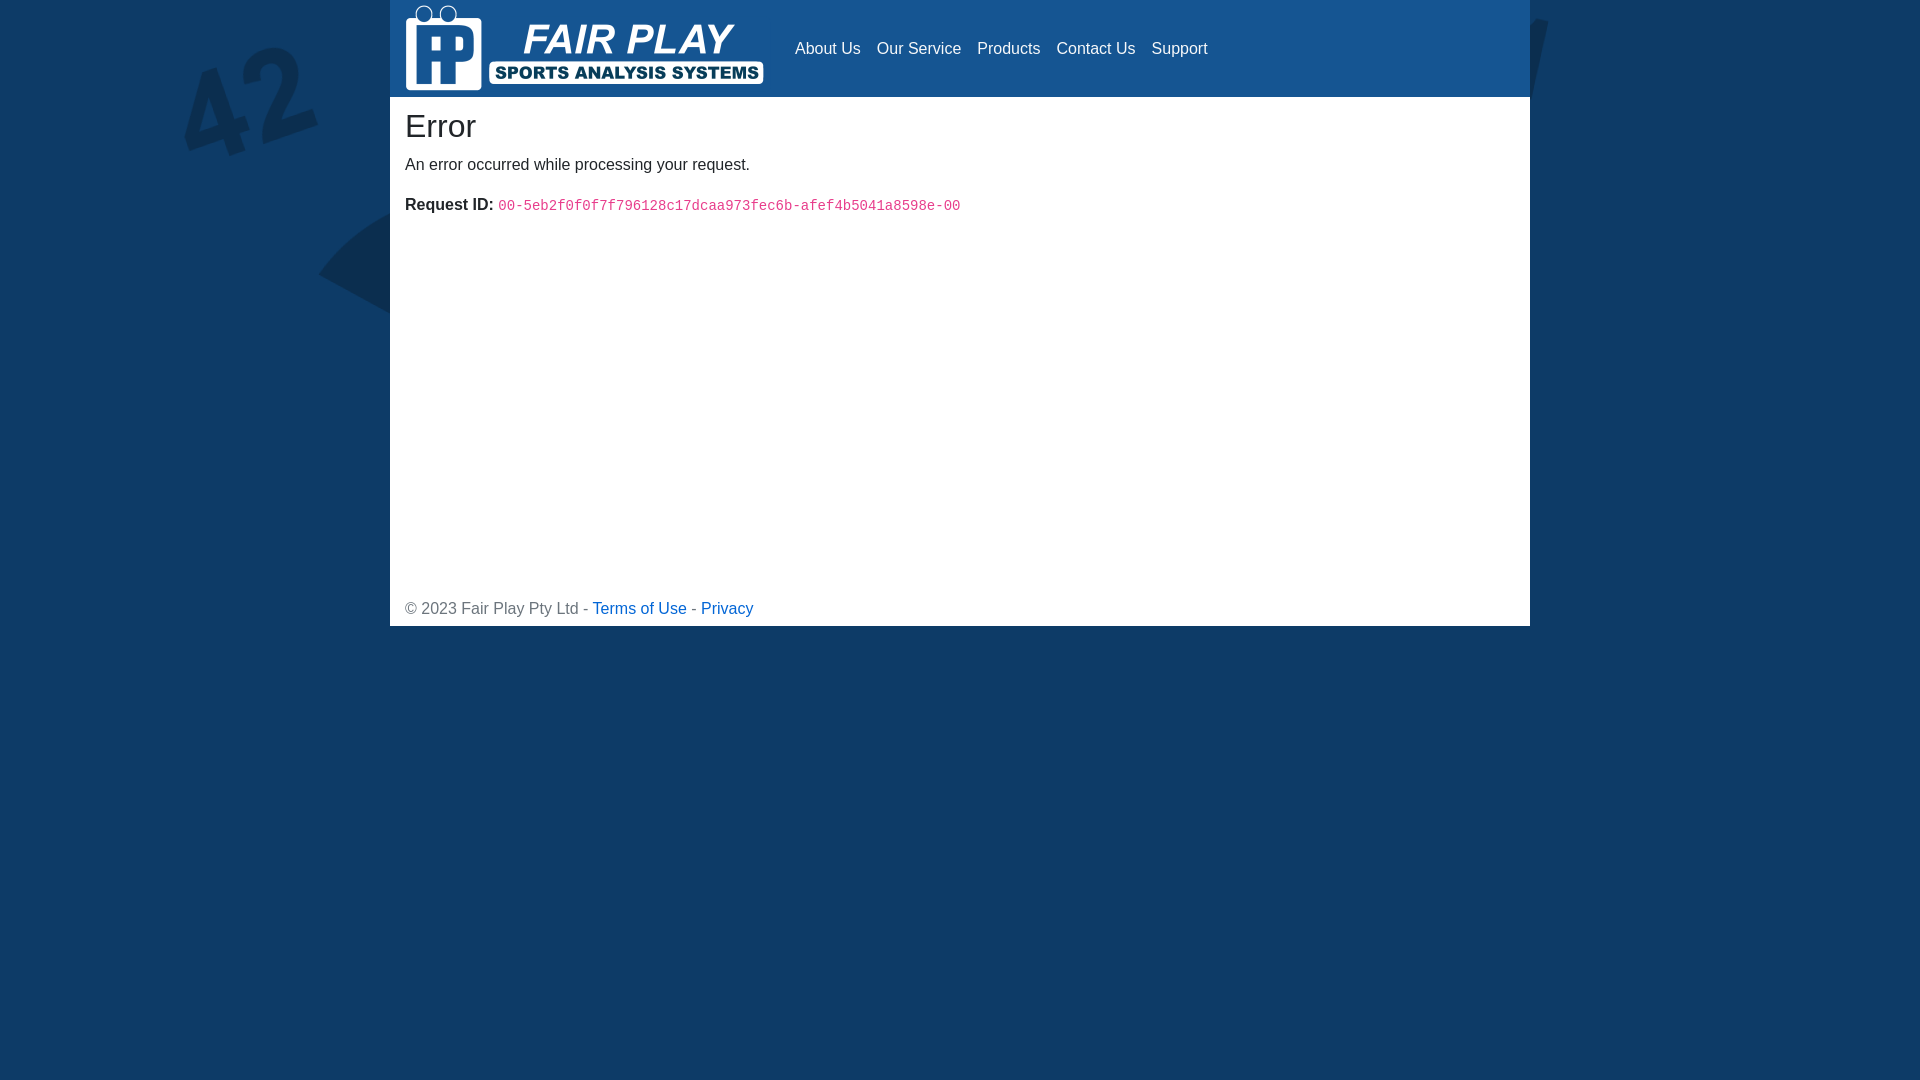 Image resolution: width=1920 pixels, height=1080 pixels. What do you see at coordinates (1094, 46) in the screenshot?
I see `'Contact Us'` at bounding box center [1094, 46].